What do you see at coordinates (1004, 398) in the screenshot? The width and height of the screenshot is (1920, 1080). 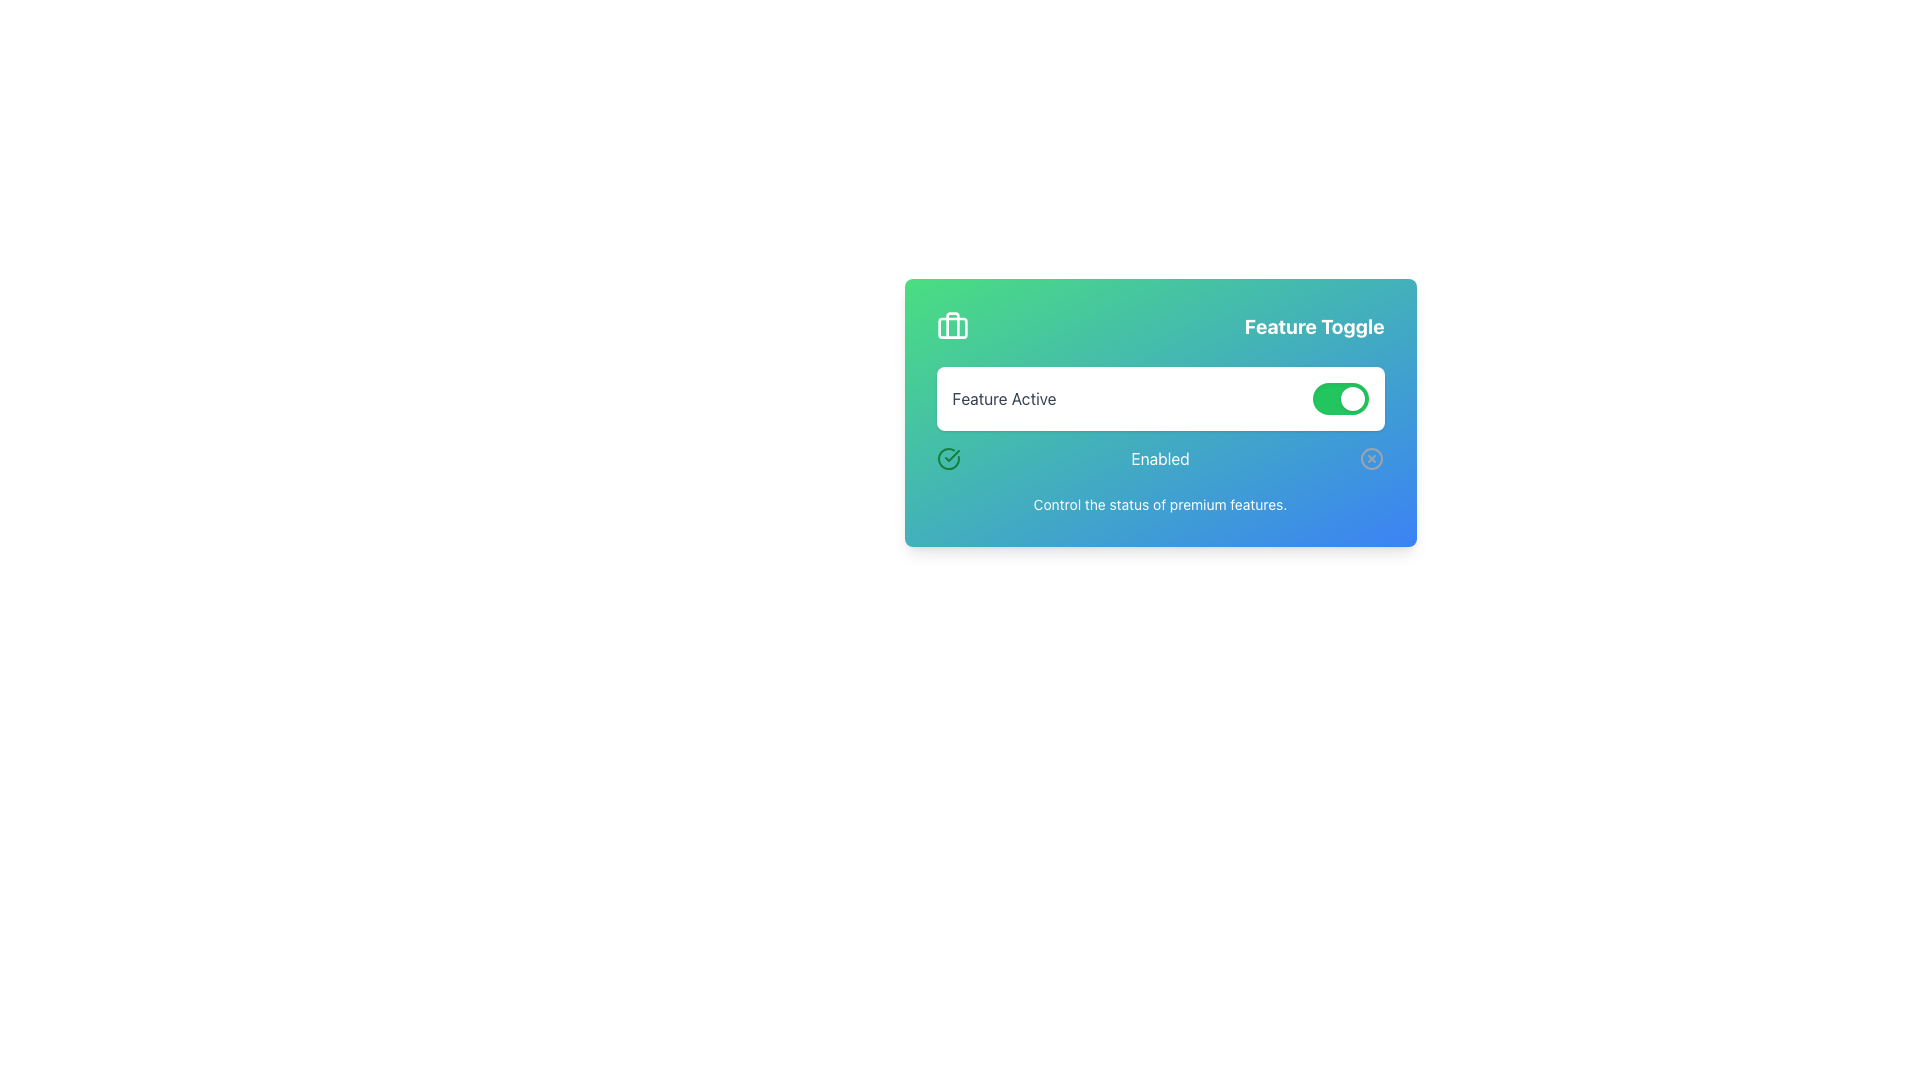 I see `the Text Label that indicates the state of a feature, positioned in a white rectangular section to the left of the green toggle switch` at bounding box center [1004, 398].